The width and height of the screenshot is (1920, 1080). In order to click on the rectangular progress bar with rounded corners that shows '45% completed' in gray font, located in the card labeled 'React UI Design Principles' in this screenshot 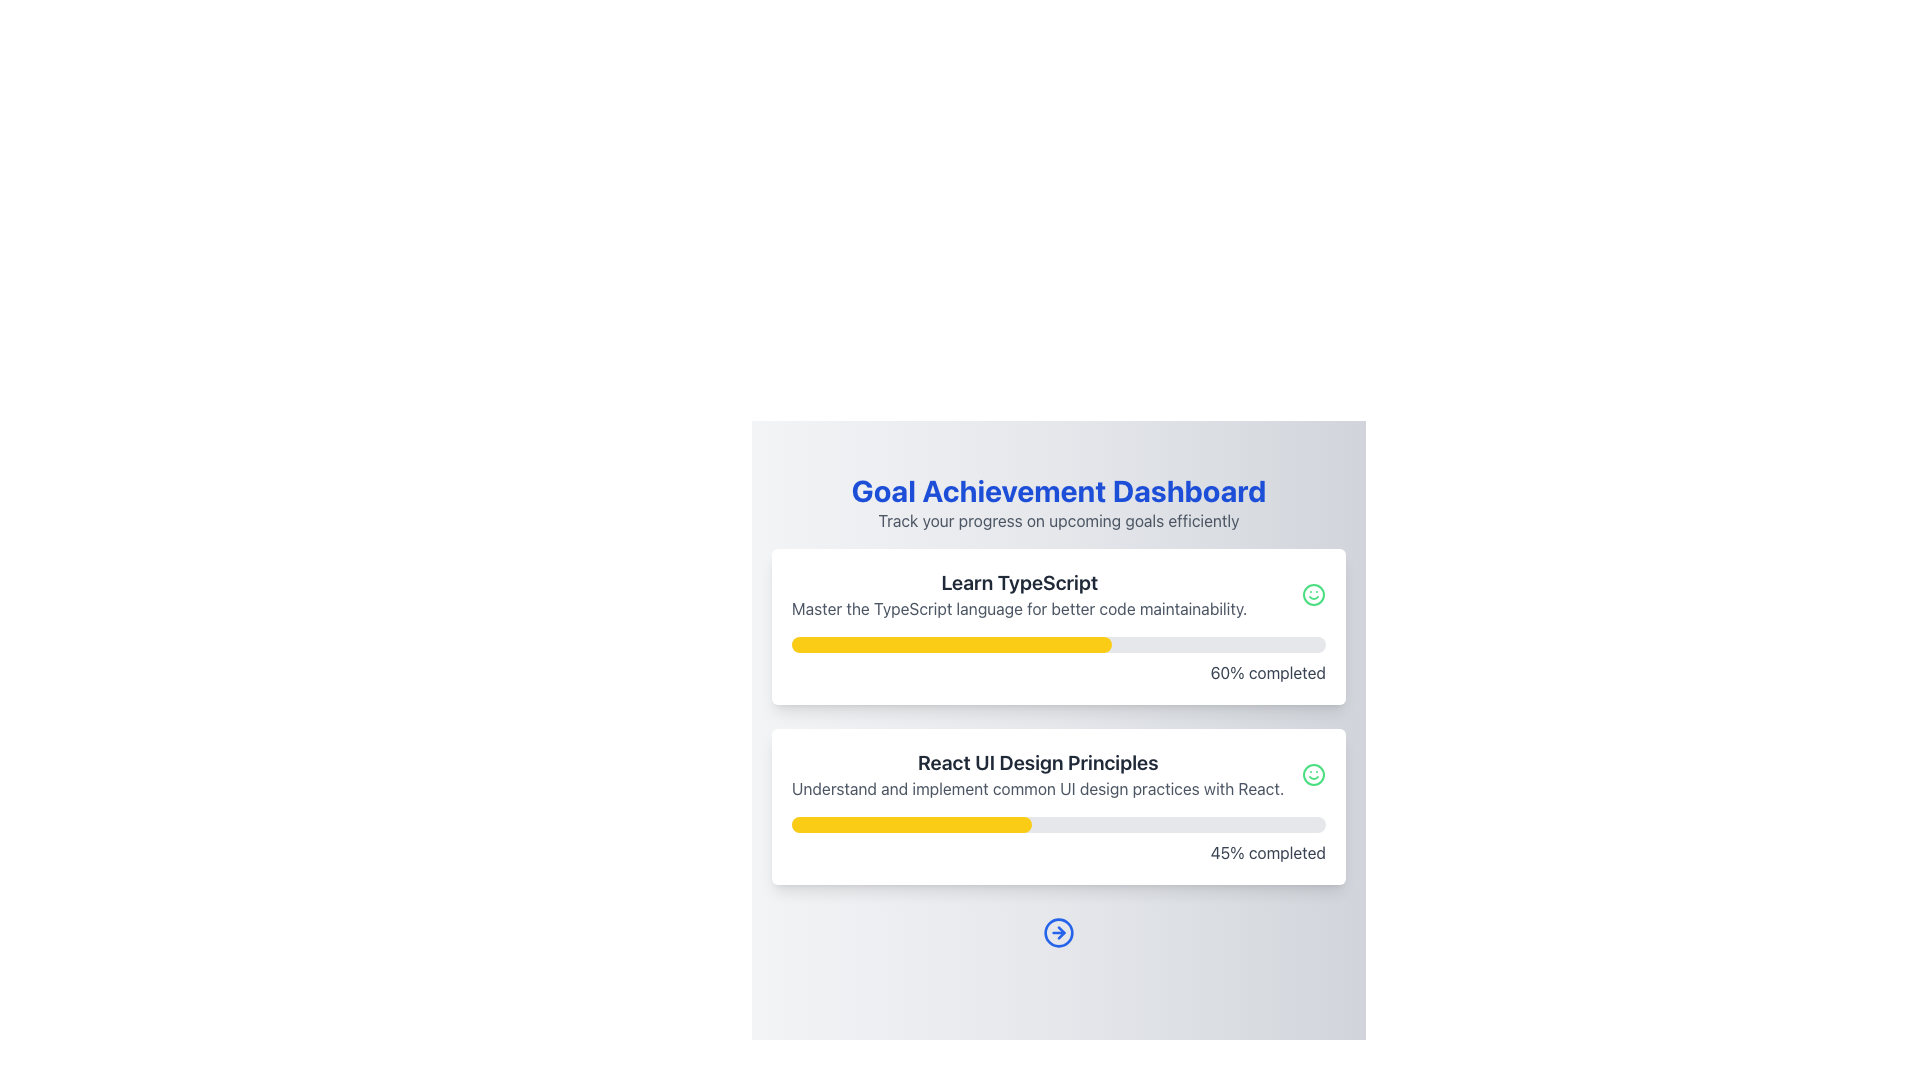, I will do `click(1058, 840)`.